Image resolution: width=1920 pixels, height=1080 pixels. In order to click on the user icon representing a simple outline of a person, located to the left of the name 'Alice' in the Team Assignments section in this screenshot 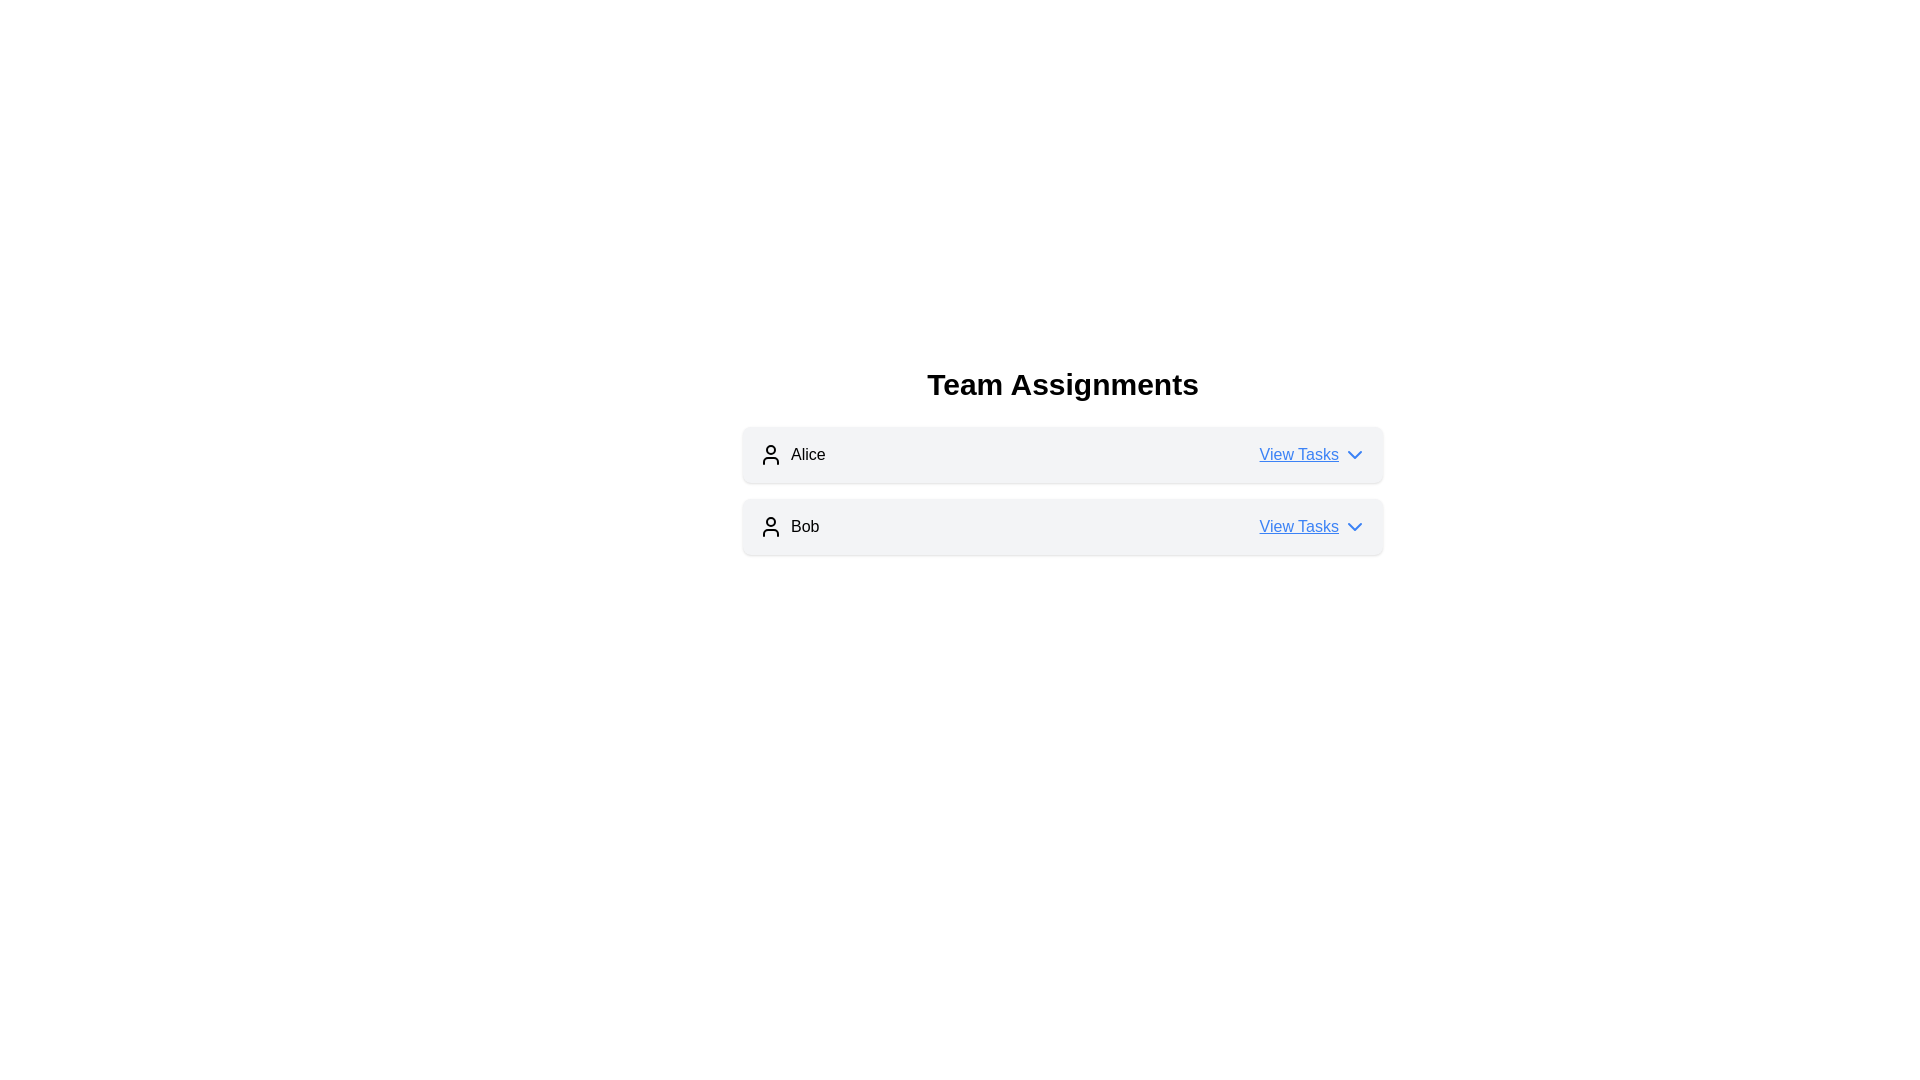, I will do `click(770, 455)`.